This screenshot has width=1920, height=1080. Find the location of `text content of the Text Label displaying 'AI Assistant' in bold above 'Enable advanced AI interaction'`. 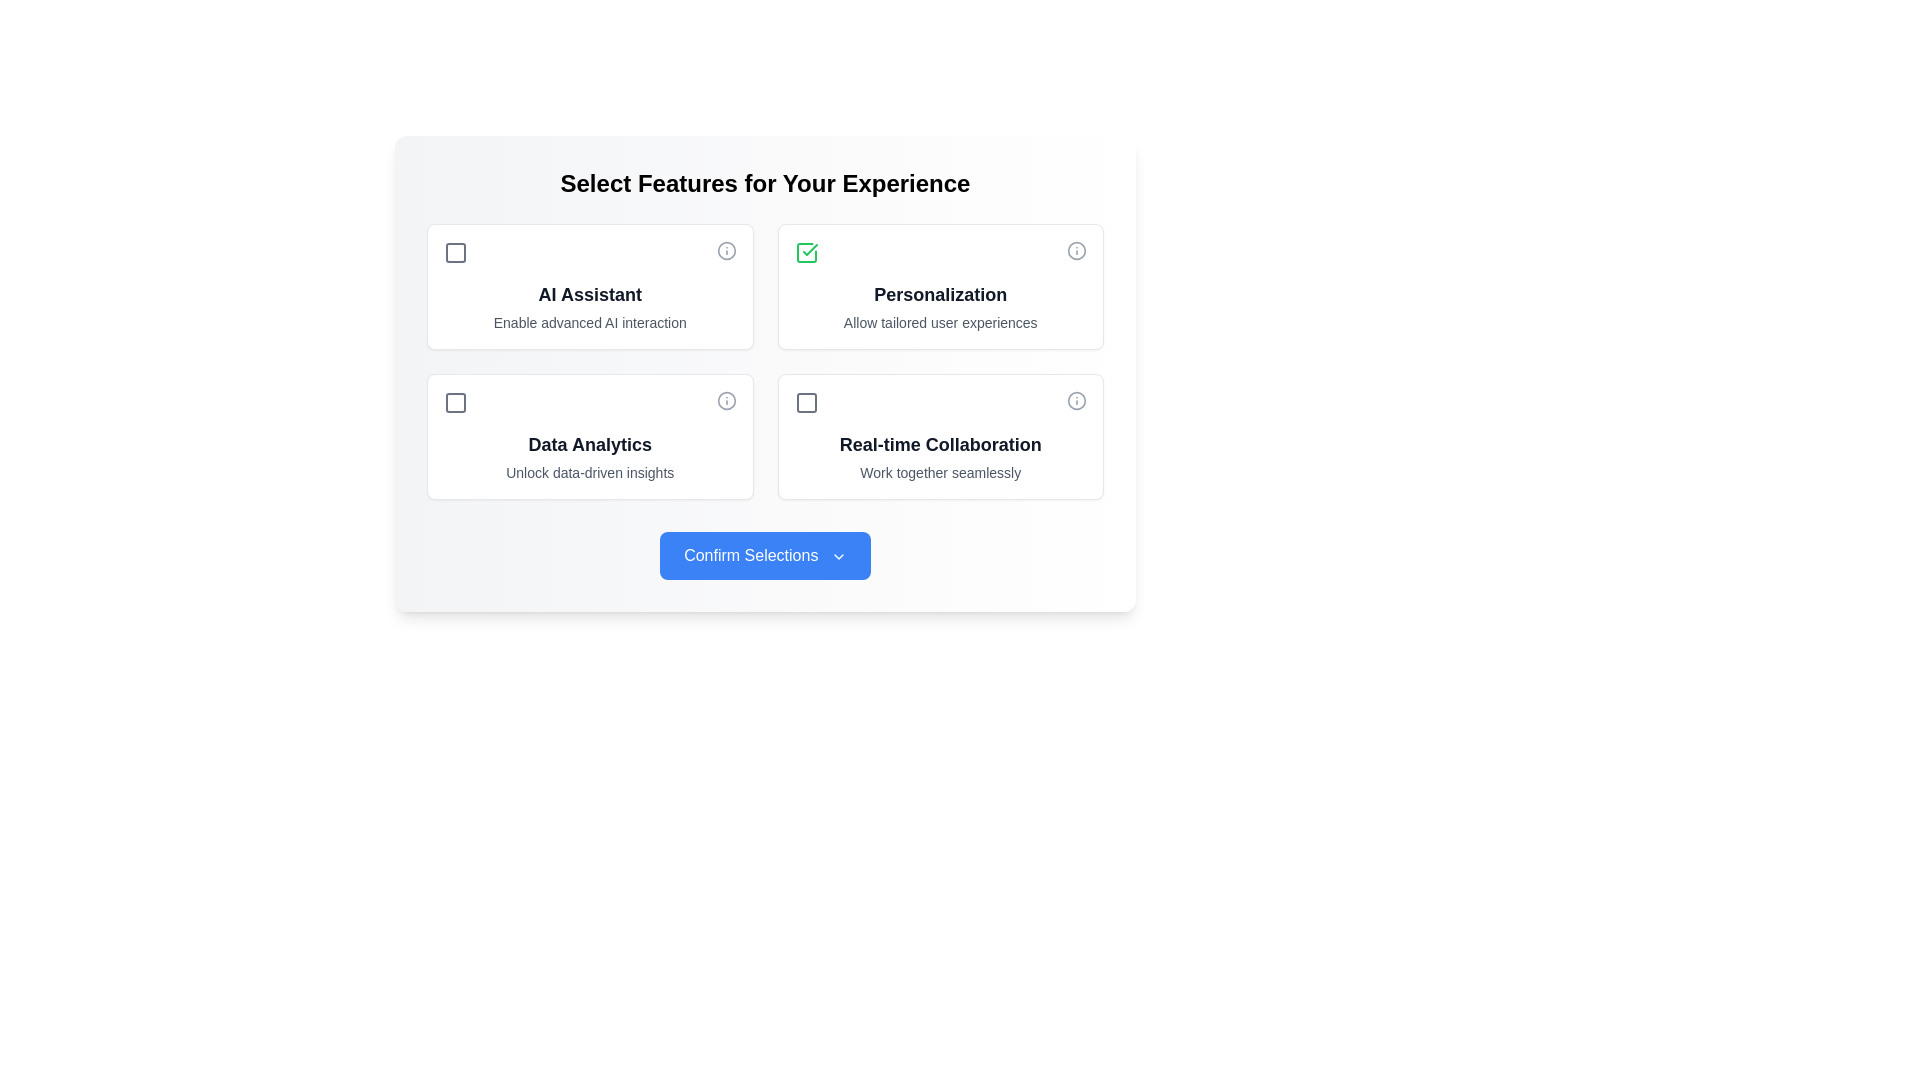

text content of the Text Label displaying 'AI Assistant' in bold above 'Enable advanced AI interaction' is located at coordinates (589, 307).